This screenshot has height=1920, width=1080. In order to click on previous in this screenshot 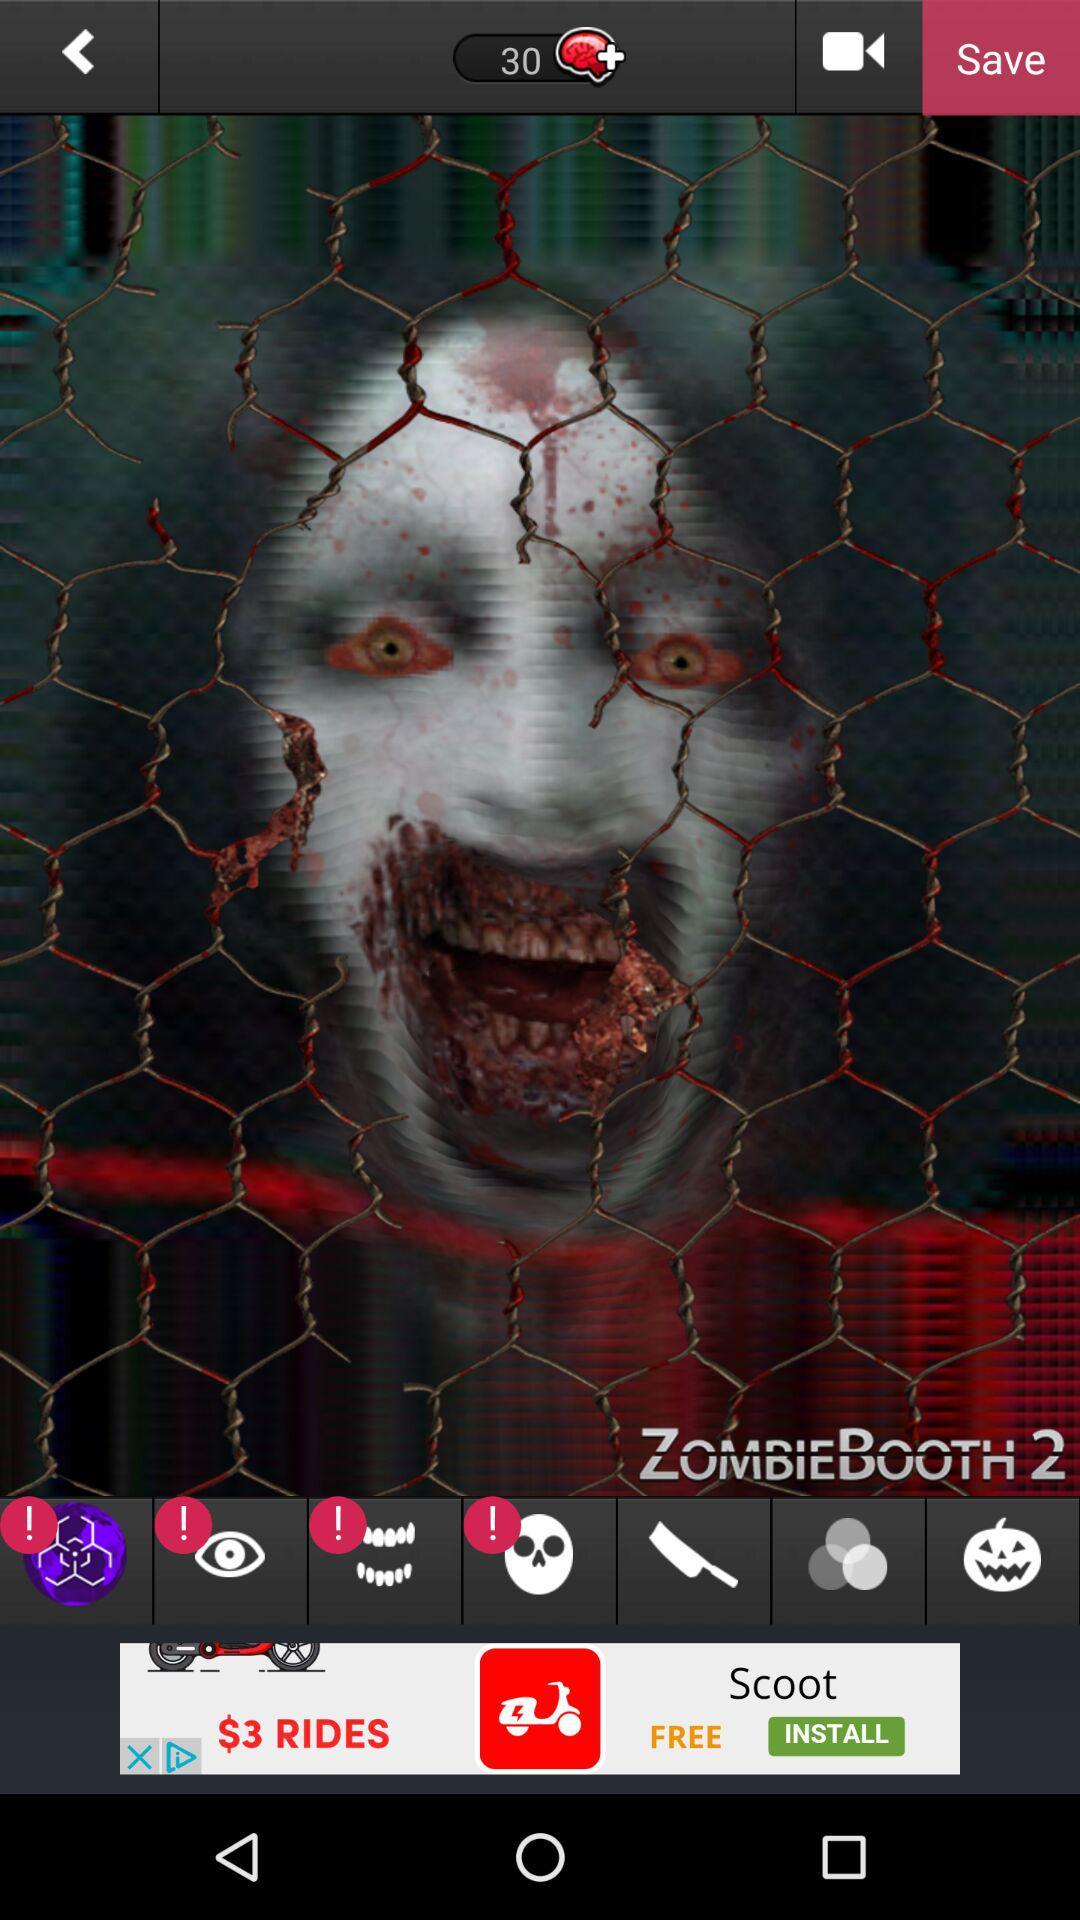, I will do `click(77, 57)`.